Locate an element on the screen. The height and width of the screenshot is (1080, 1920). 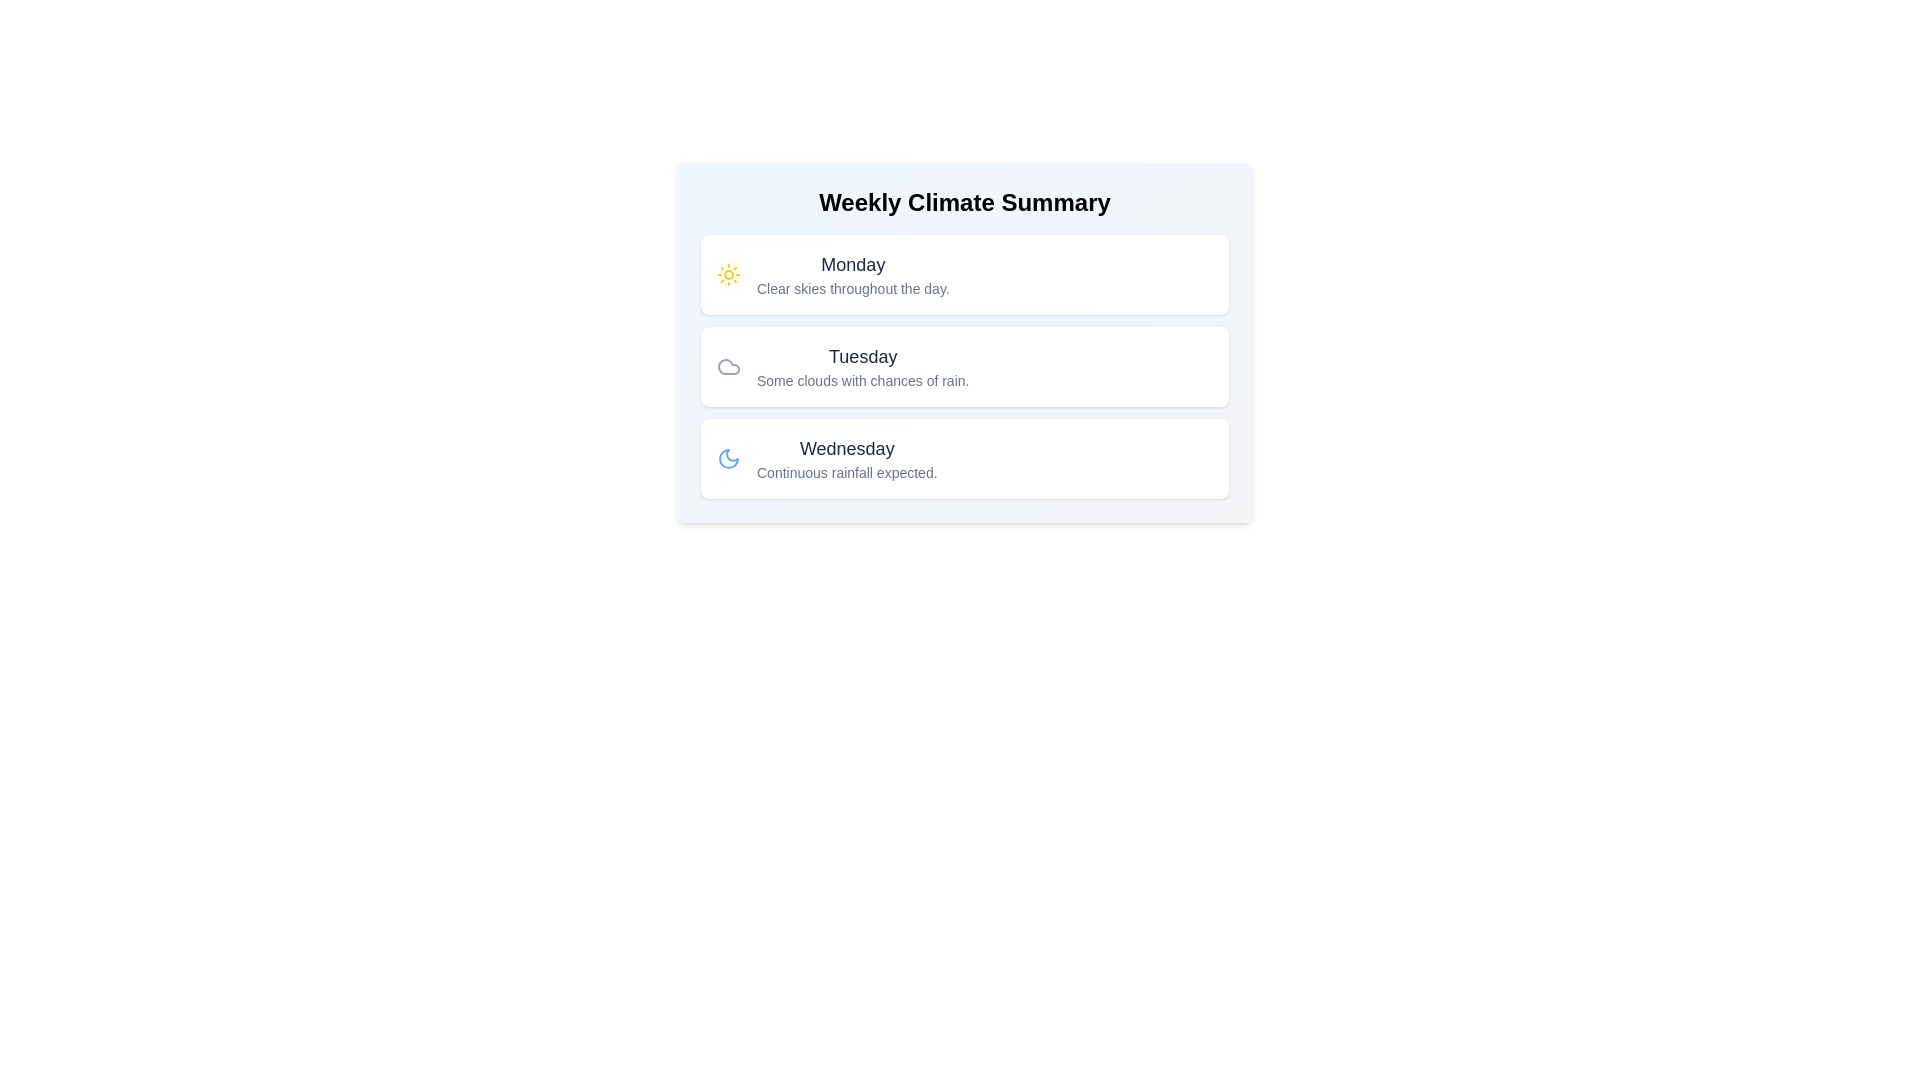
the weather condition icon for Wednesday is located at coordinates (728, 459).